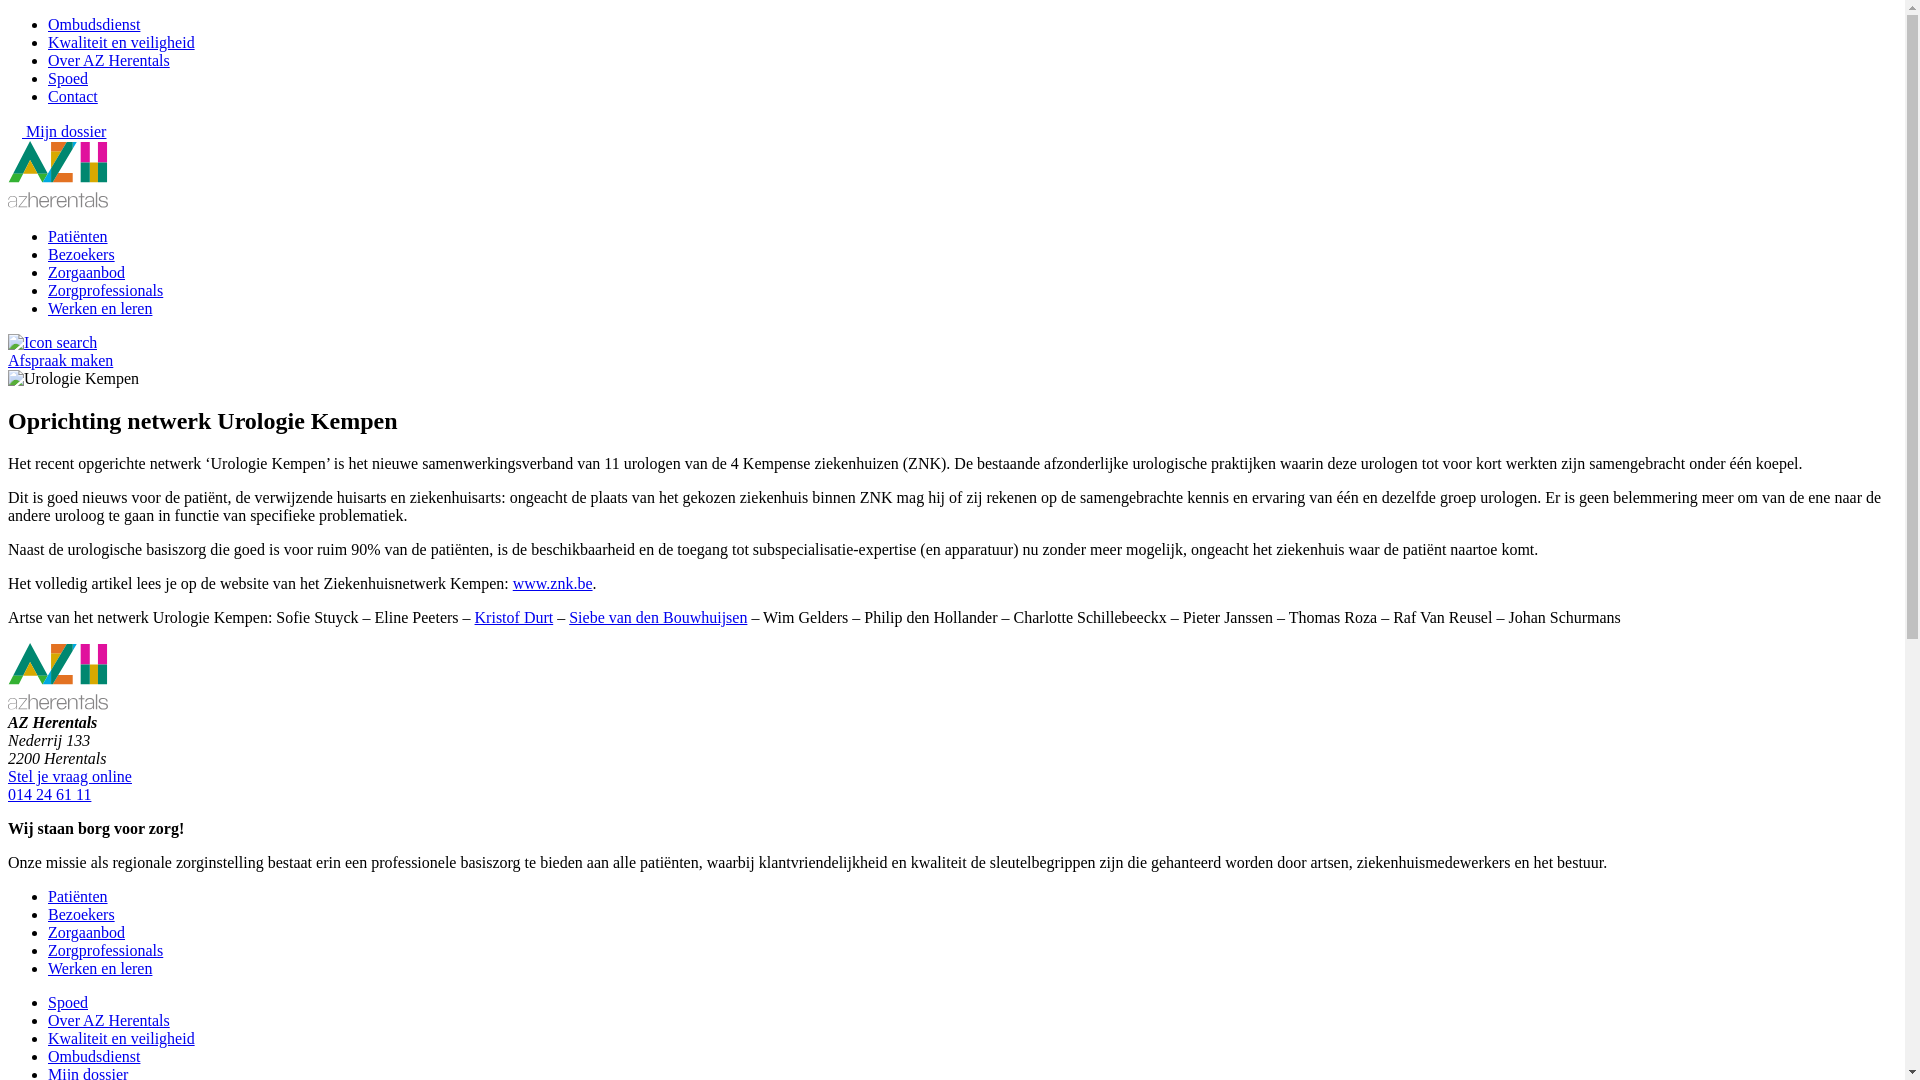 This screenshot has height=1080, width=1920. I want to click on 'Zorgprofessionals', so click(48, 290).